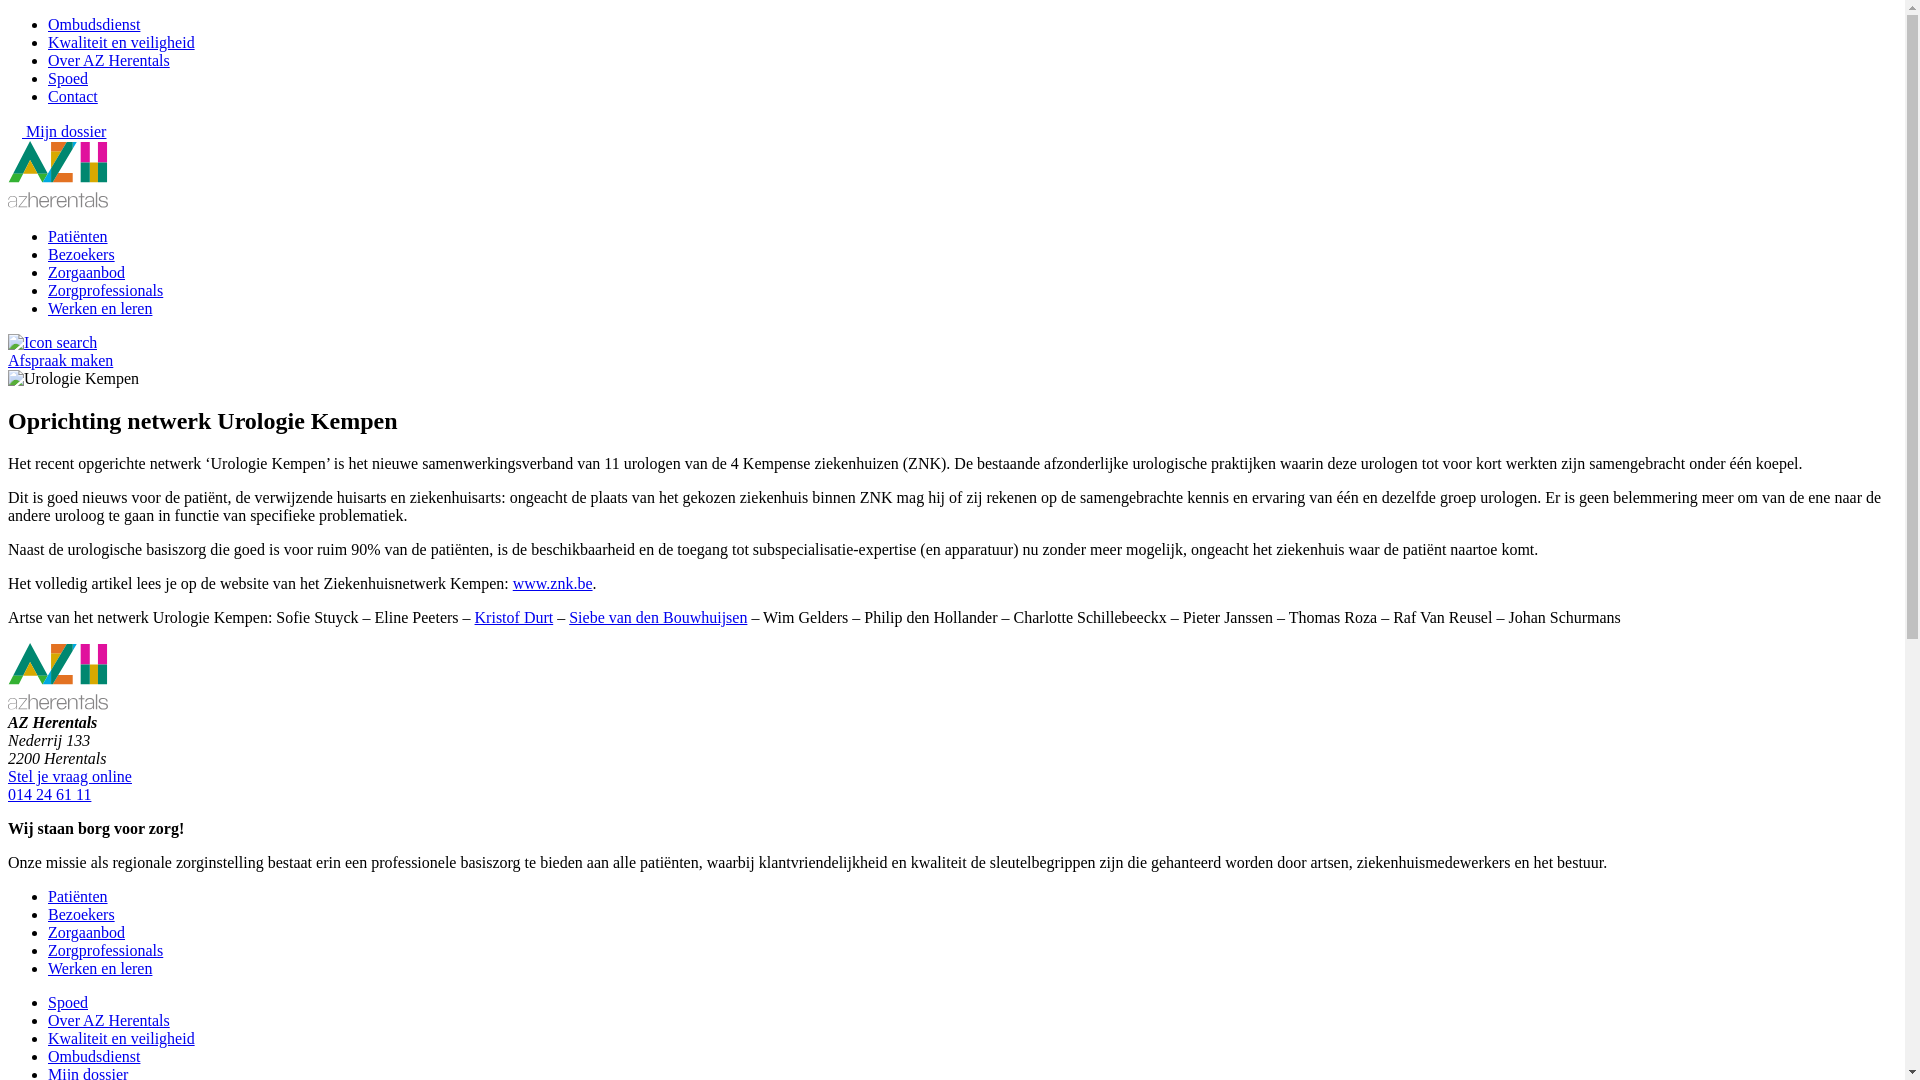 This screenshot has height=1080, width=1920. I want to click on 'Zorgprofessionals', so click(48, 290).